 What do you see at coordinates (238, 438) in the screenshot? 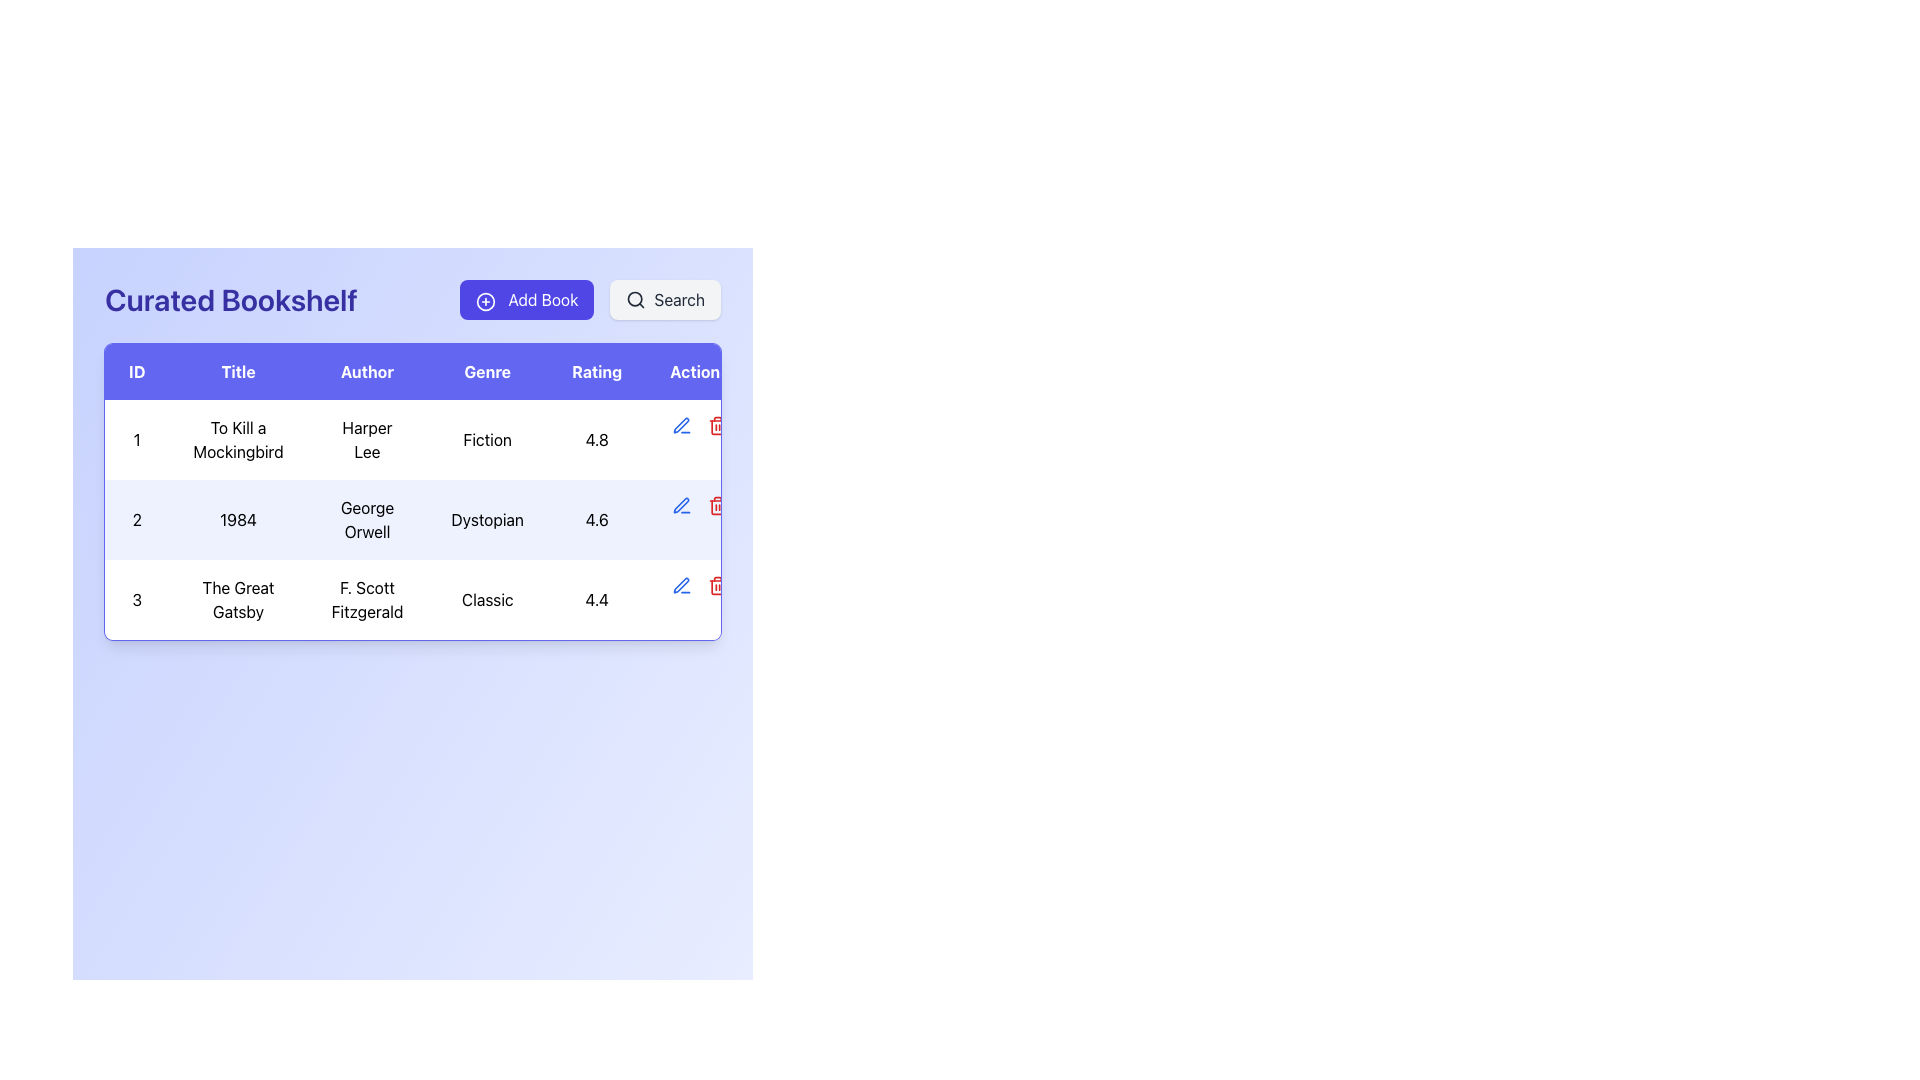
I see `the 'To Kill a Mockingbird' text label located in the 'Title' cell of the first row in the tabular grid` at bounding box center [238, 438].